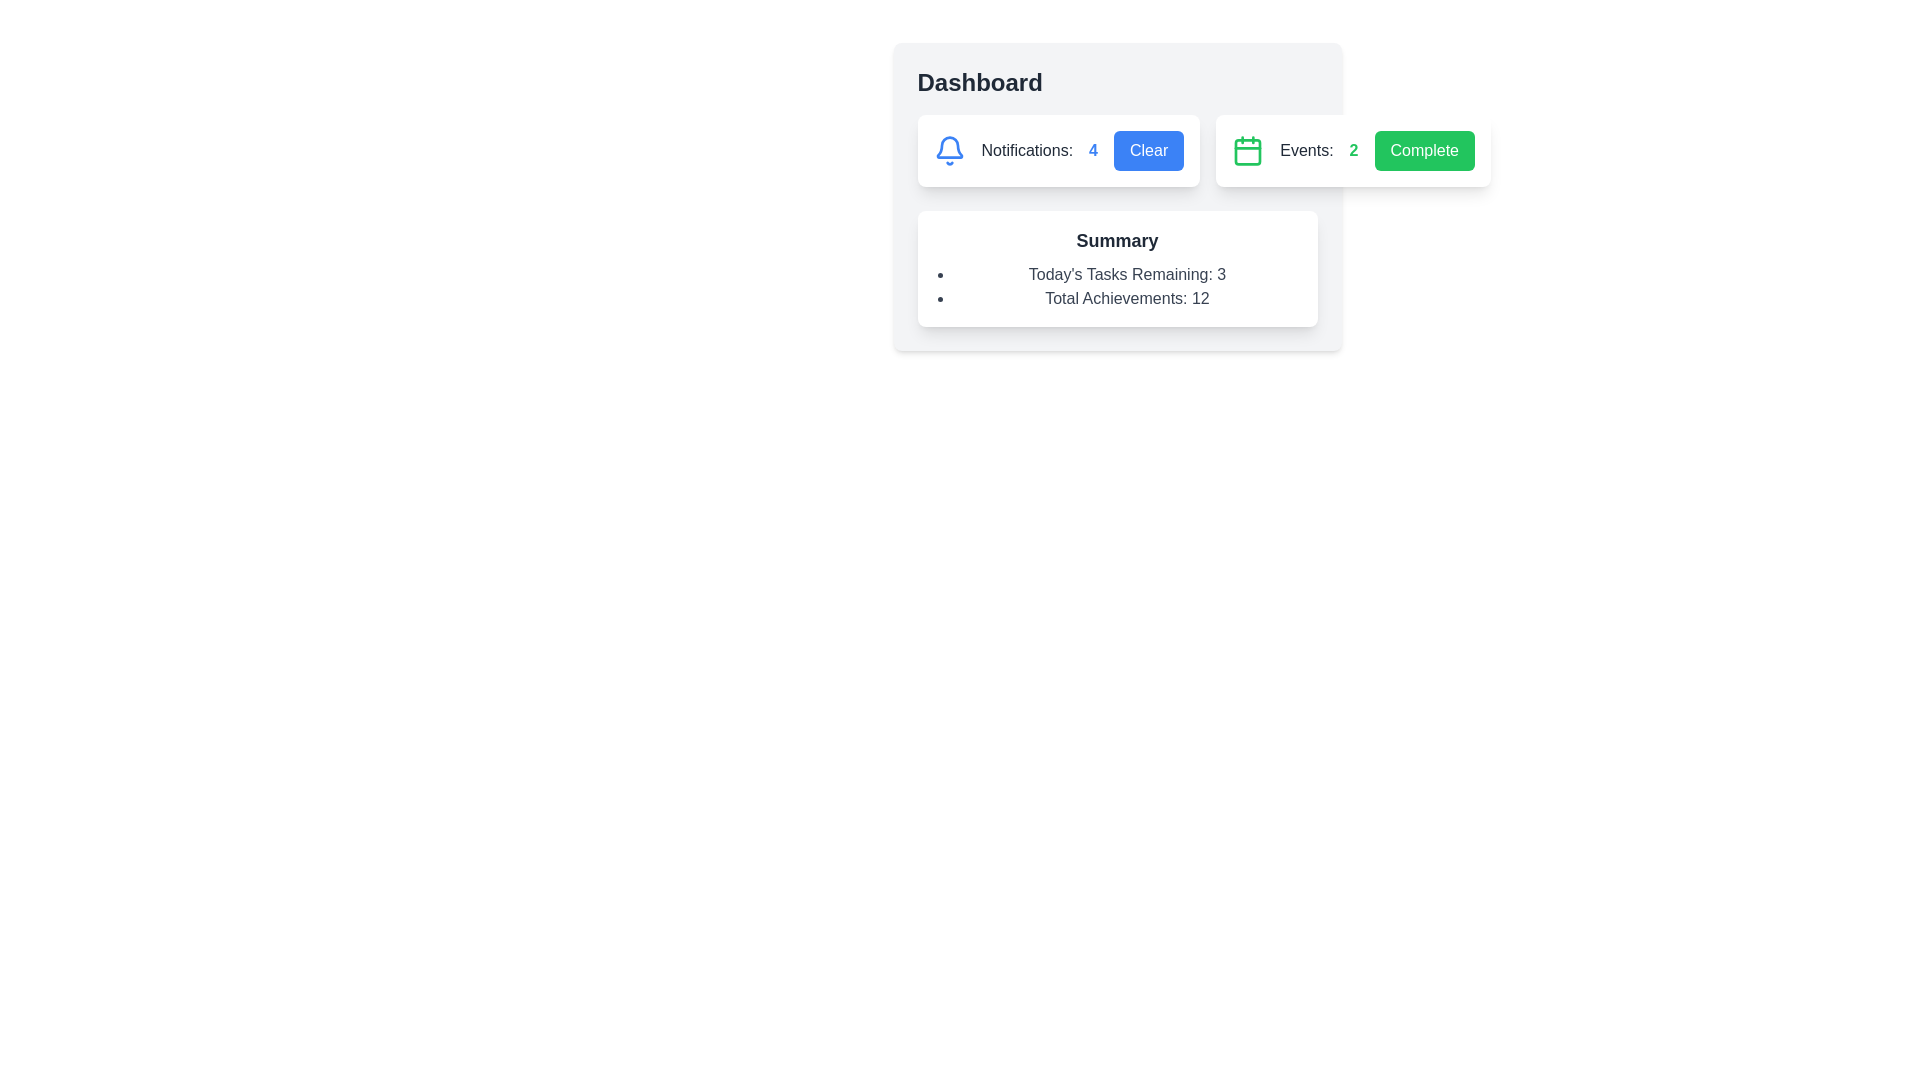 The width and height of the screenshot is (1920, 1080). What do you see at coordinates (1057, 149) in the screenshot?
I see `notification count from the Notification Panel displayed on the left side of the dashboard interface` at bounding box center [1057, 149].